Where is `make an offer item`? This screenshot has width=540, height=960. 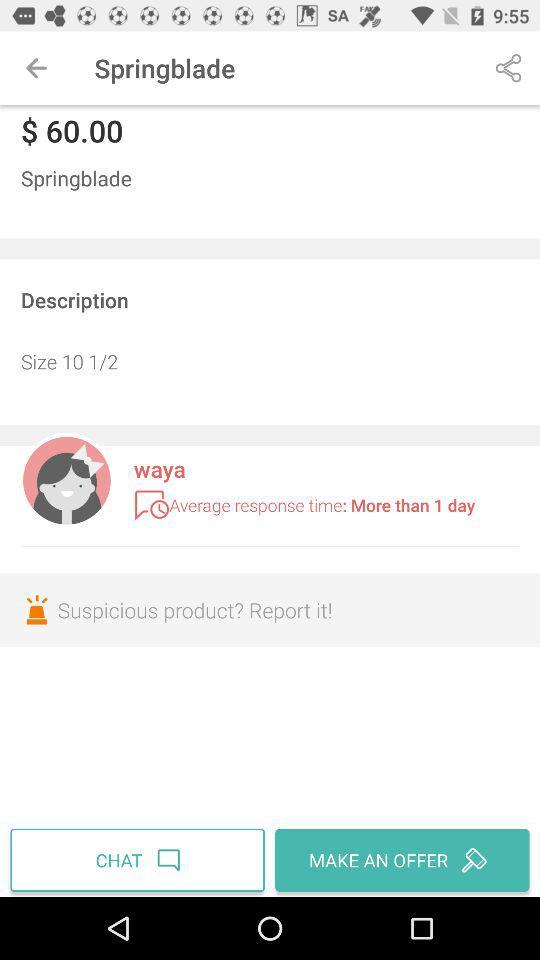
make an offer item is located at coordinates (399, 859).